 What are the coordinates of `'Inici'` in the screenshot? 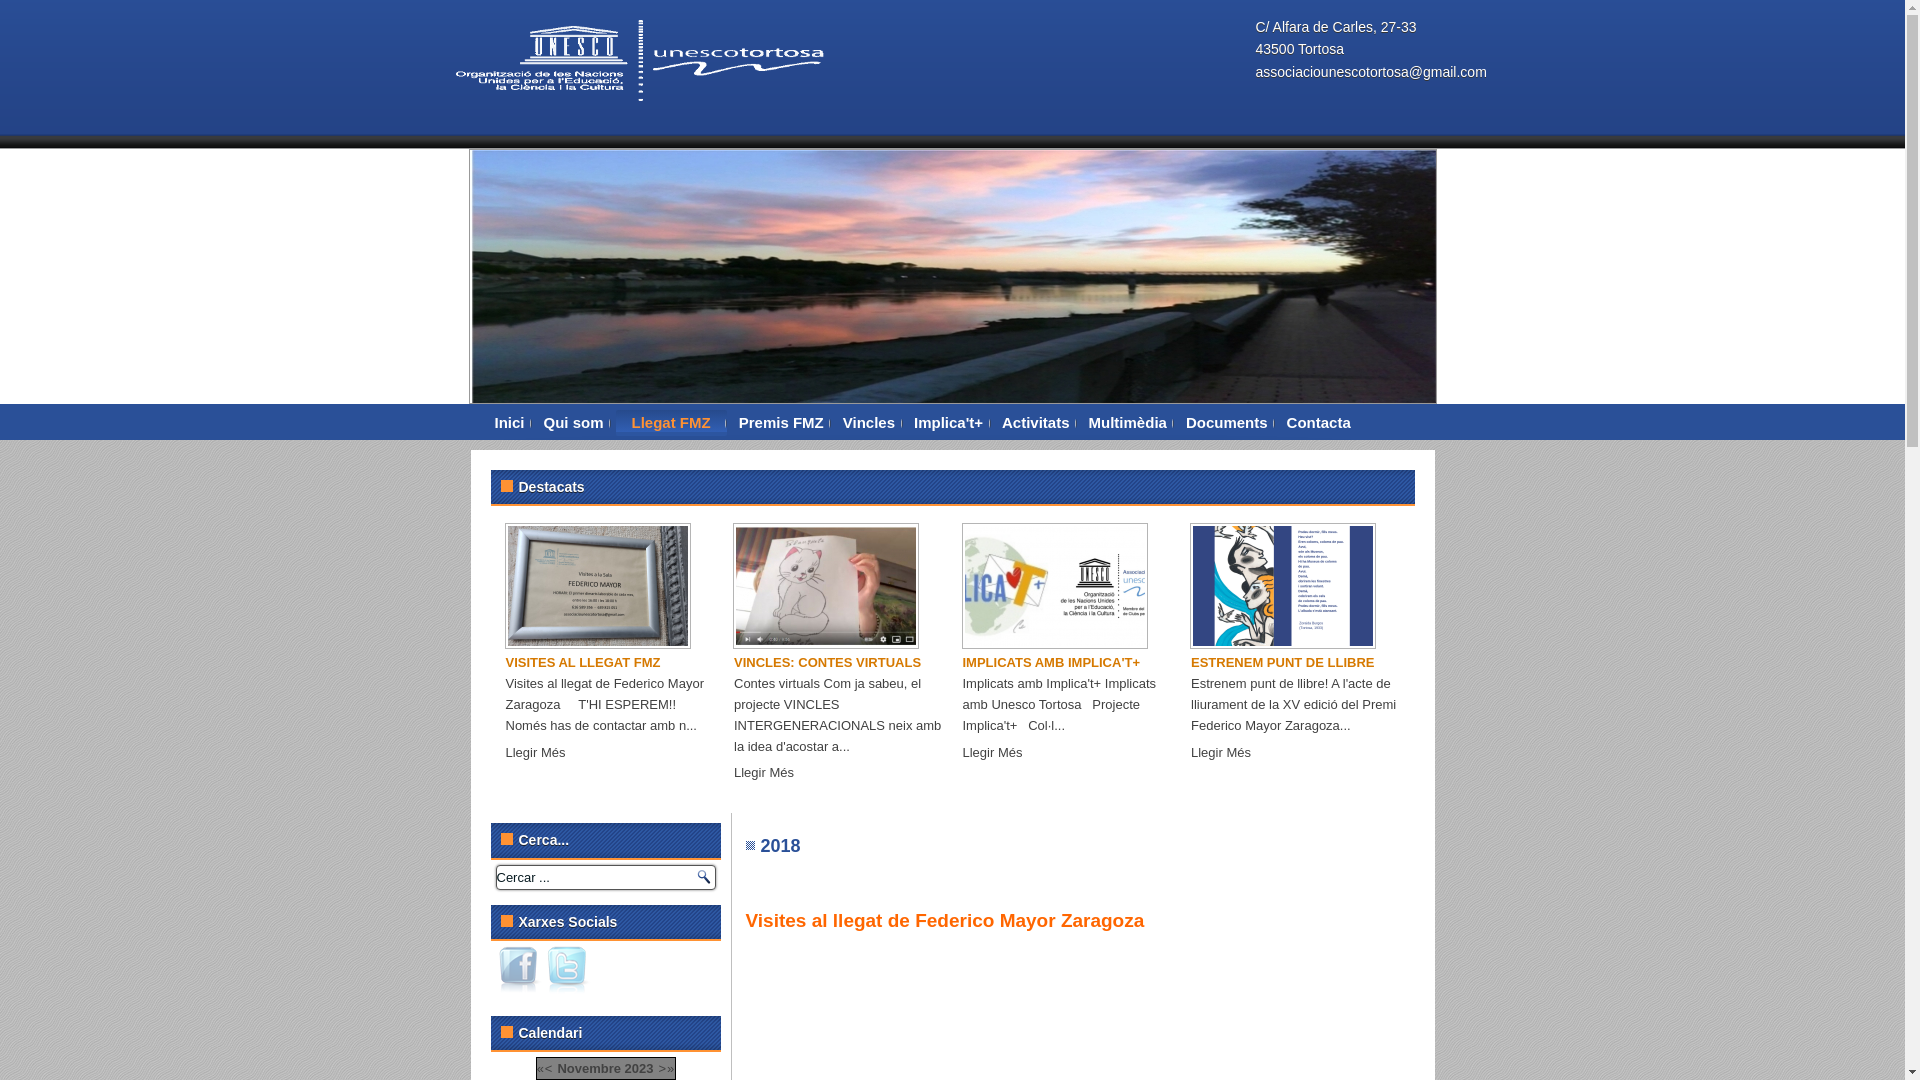 It's located at (509, 422).